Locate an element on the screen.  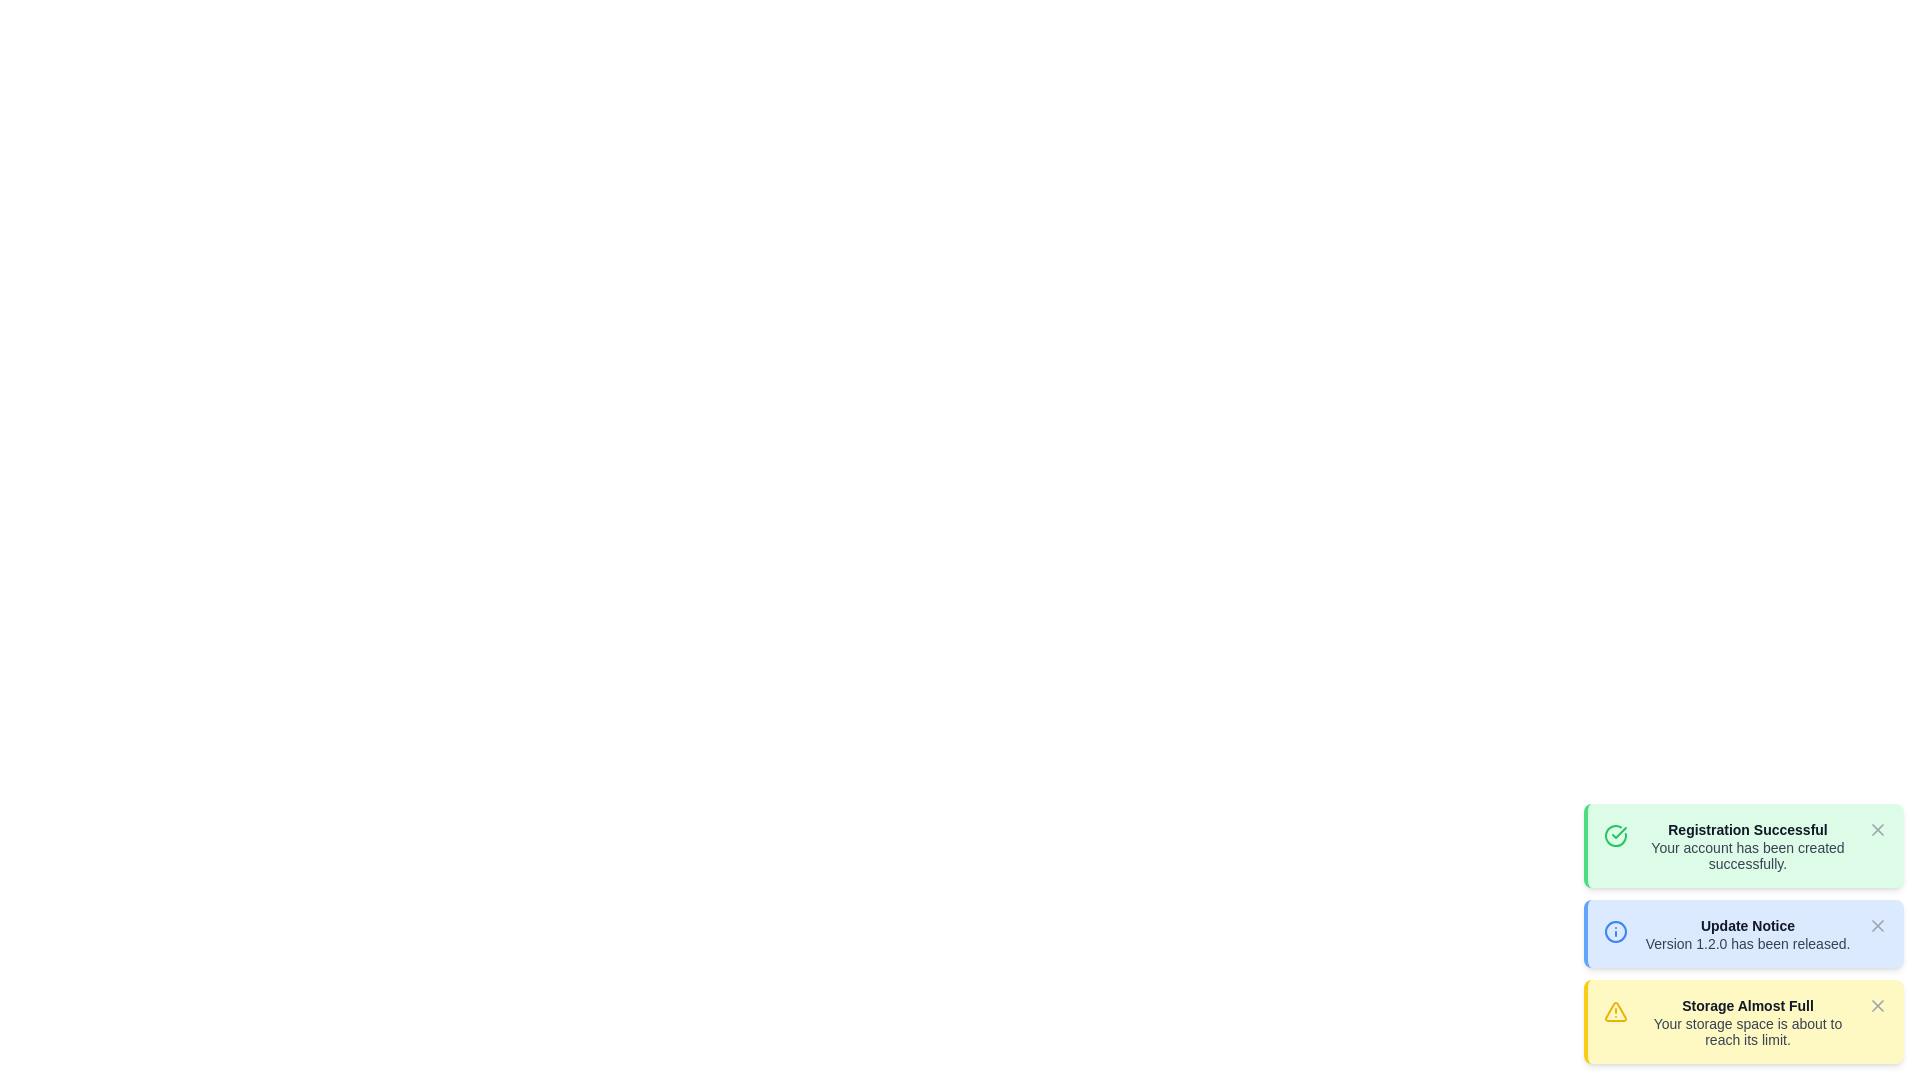
the circular success icon on the green background located in the top left corner of the 'Registration Successful' notification card is located at coordinates (1619, 833).